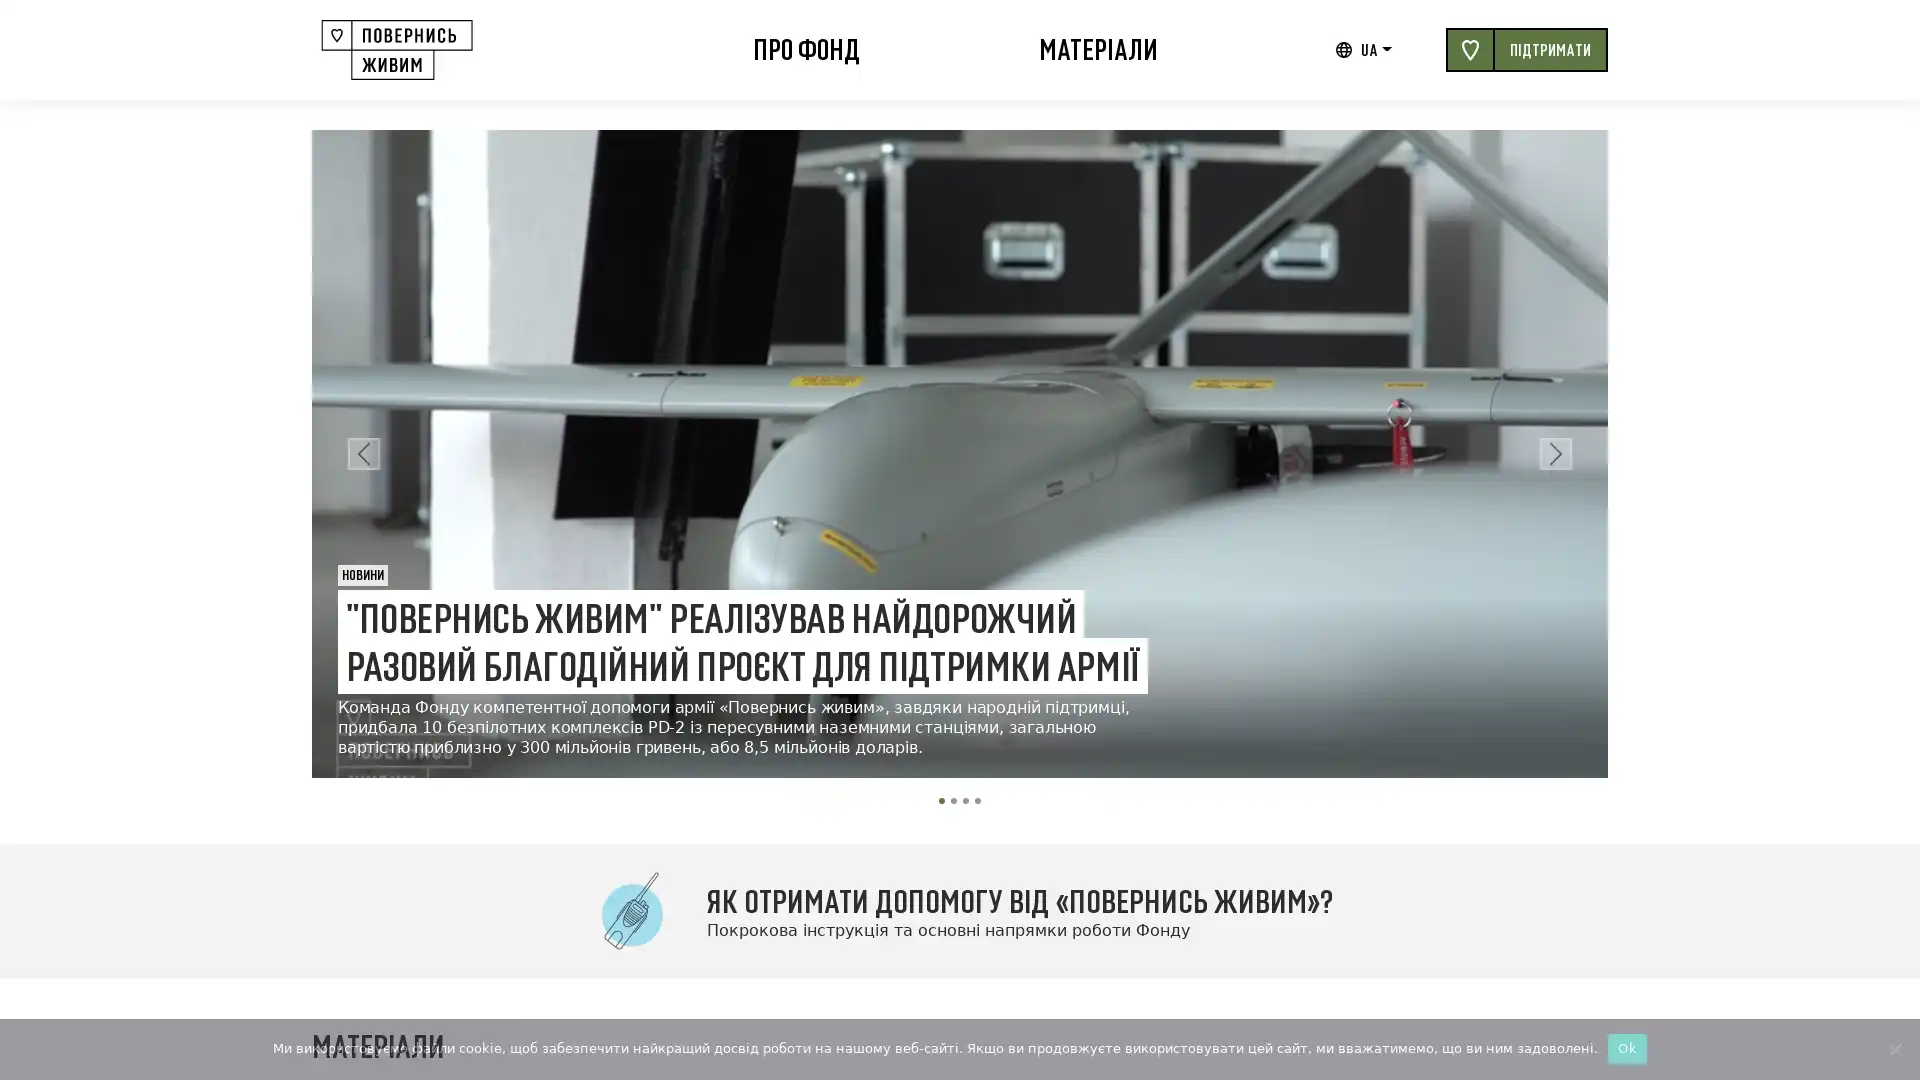 Image resolution: width=1920 pixels, height=1080 pixels. I want to click on 2, so click(965, 800).